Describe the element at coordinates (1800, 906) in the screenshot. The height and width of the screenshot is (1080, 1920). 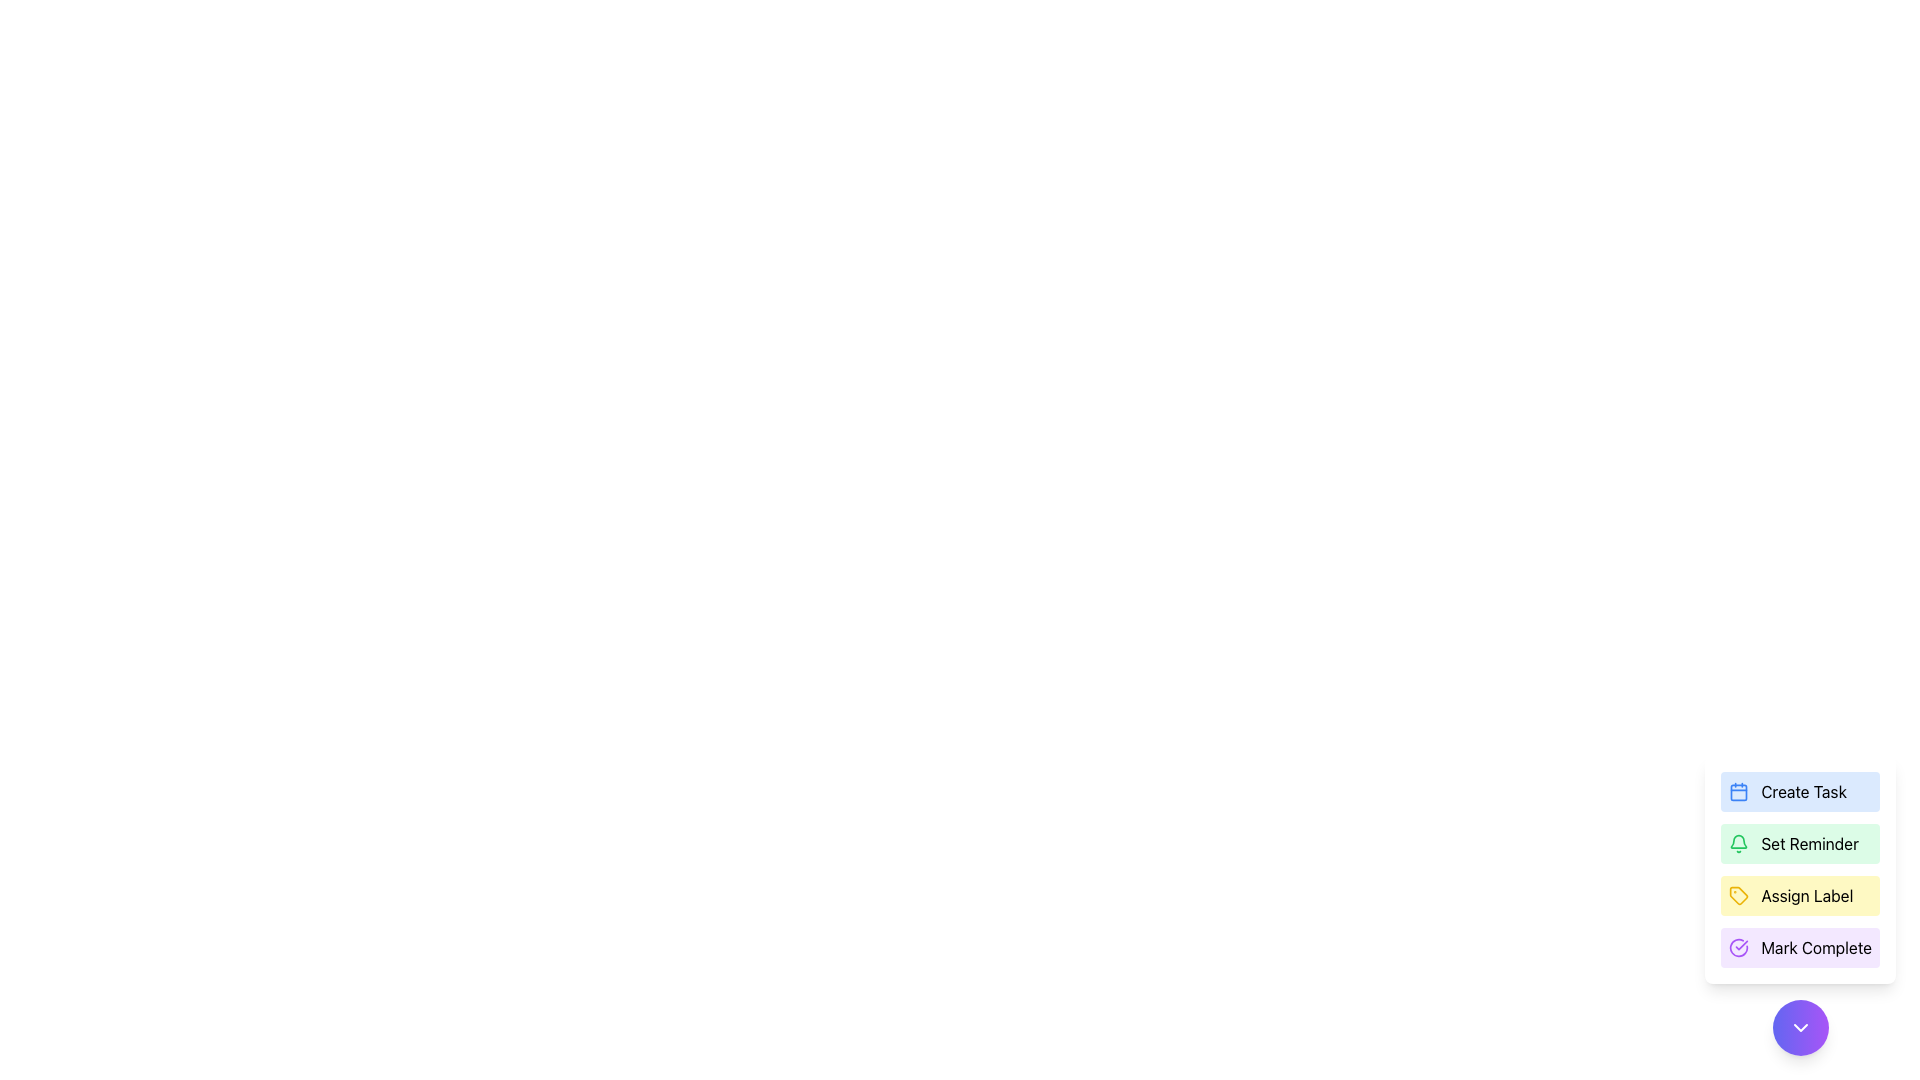
I see `the third button in the vertically aligned list of action buttons located in the bottom-right corner of the interface to assign a label` at that location.